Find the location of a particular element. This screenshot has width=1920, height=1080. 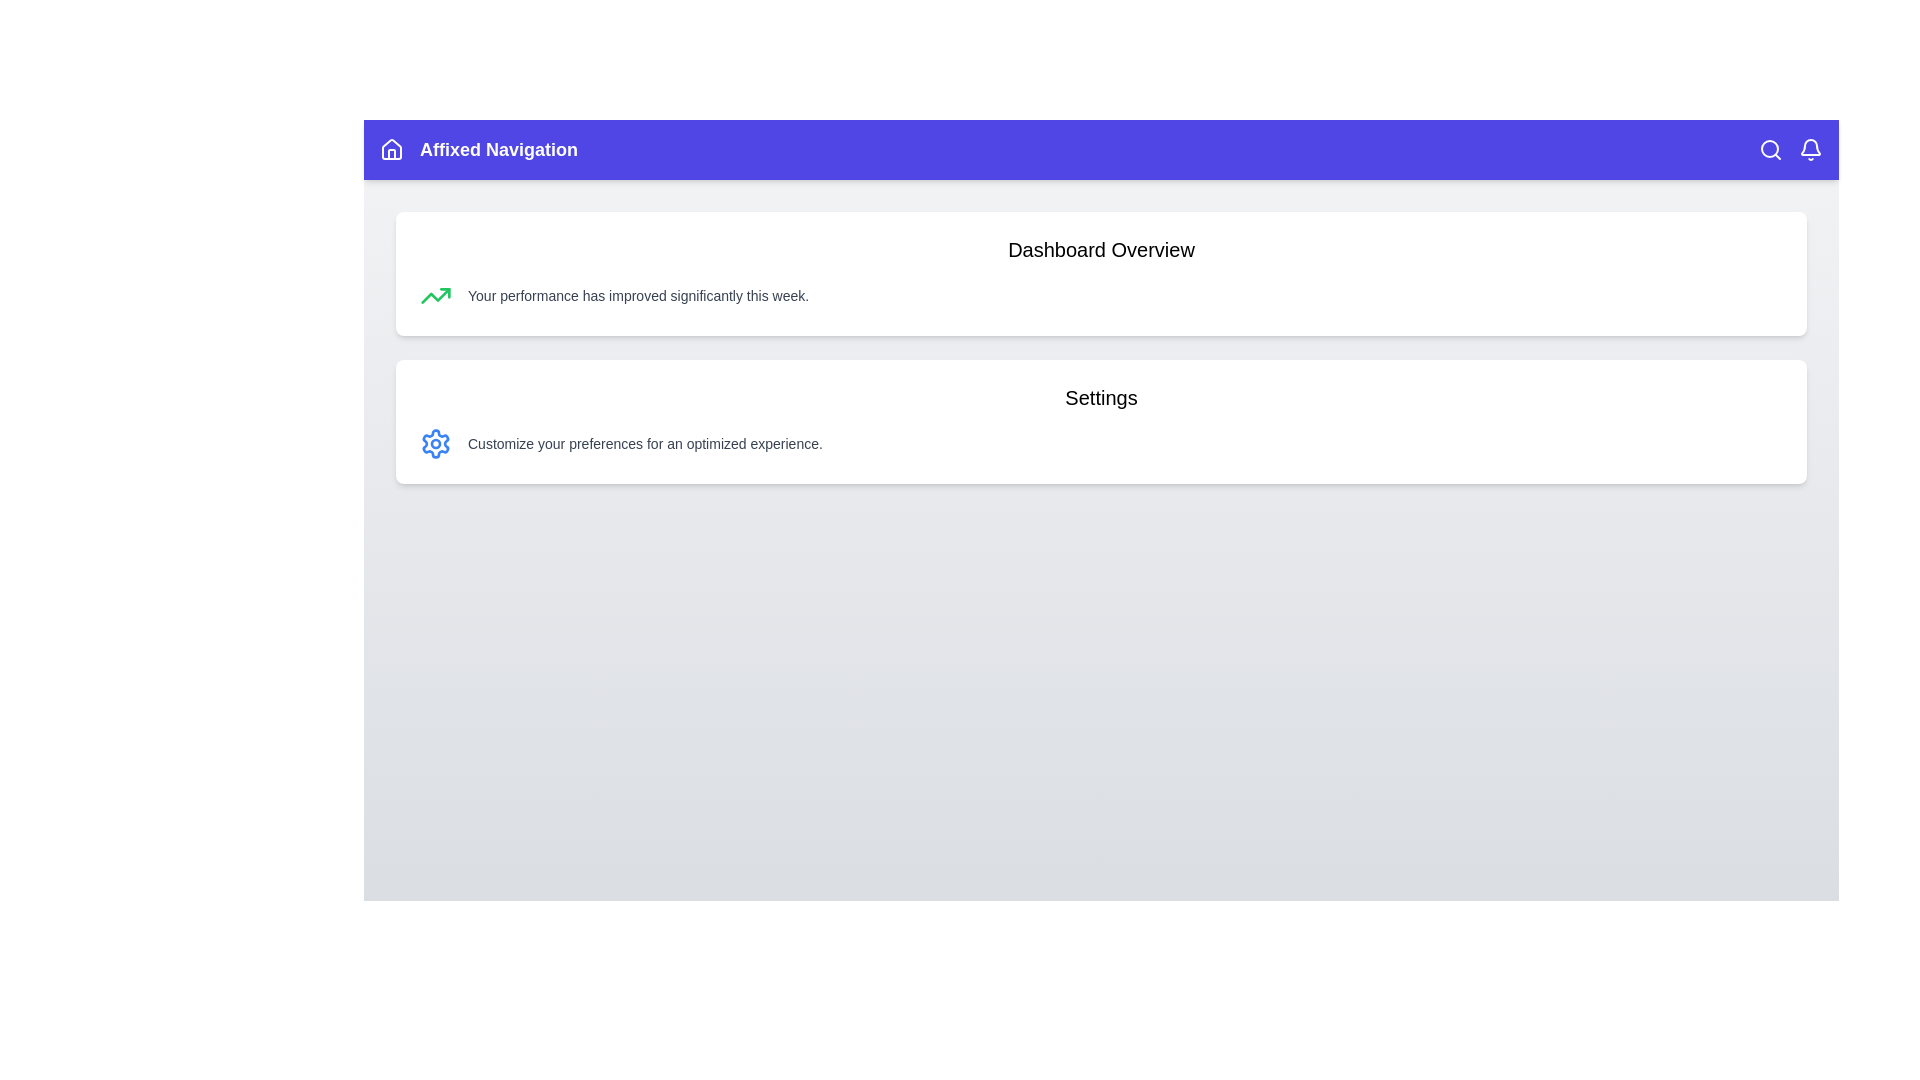

the blue gear-shaped icon representing settings, located to the left of the text 'Customize your preferences for an optimized experience.' is located at coordinates (435, 442).